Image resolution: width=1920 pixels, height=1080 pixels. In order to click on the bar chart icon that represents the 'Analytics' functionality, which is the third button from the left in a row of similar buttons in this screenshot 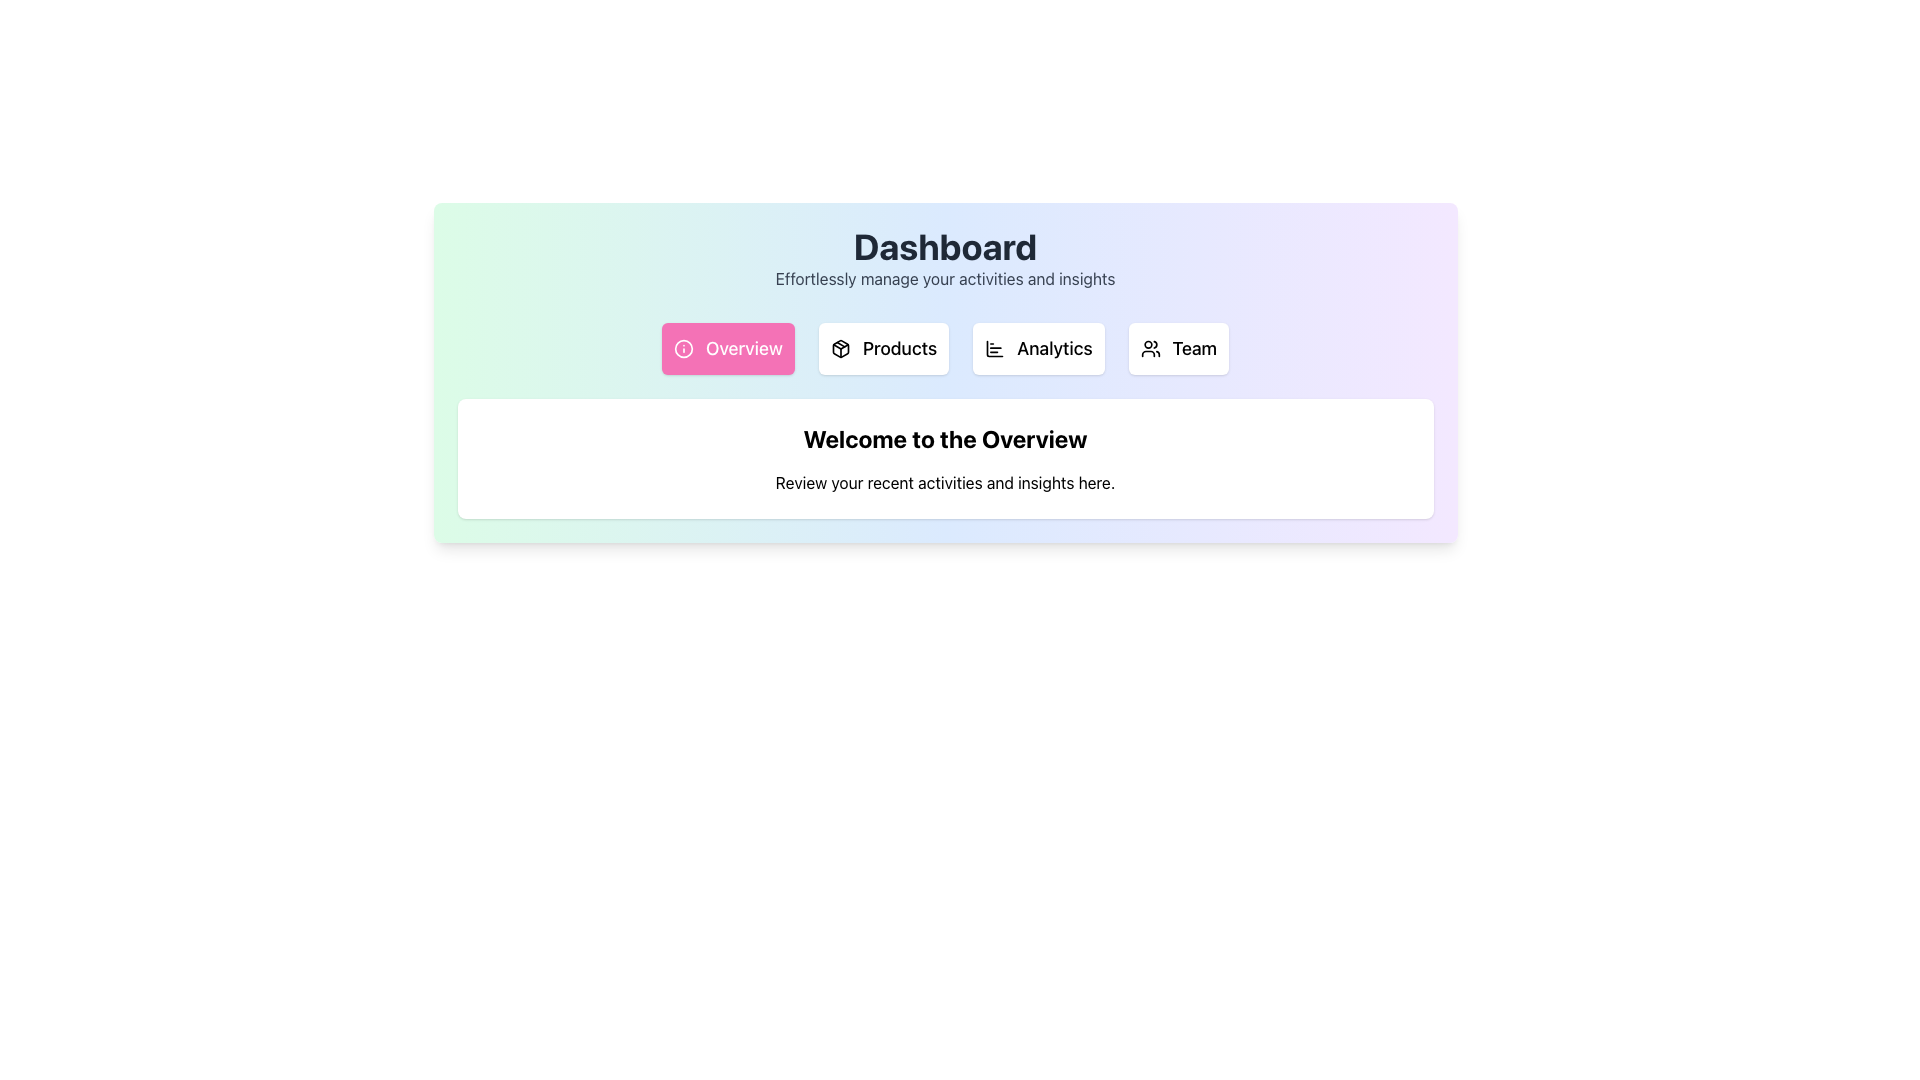, I will do `click(995, 347)`.